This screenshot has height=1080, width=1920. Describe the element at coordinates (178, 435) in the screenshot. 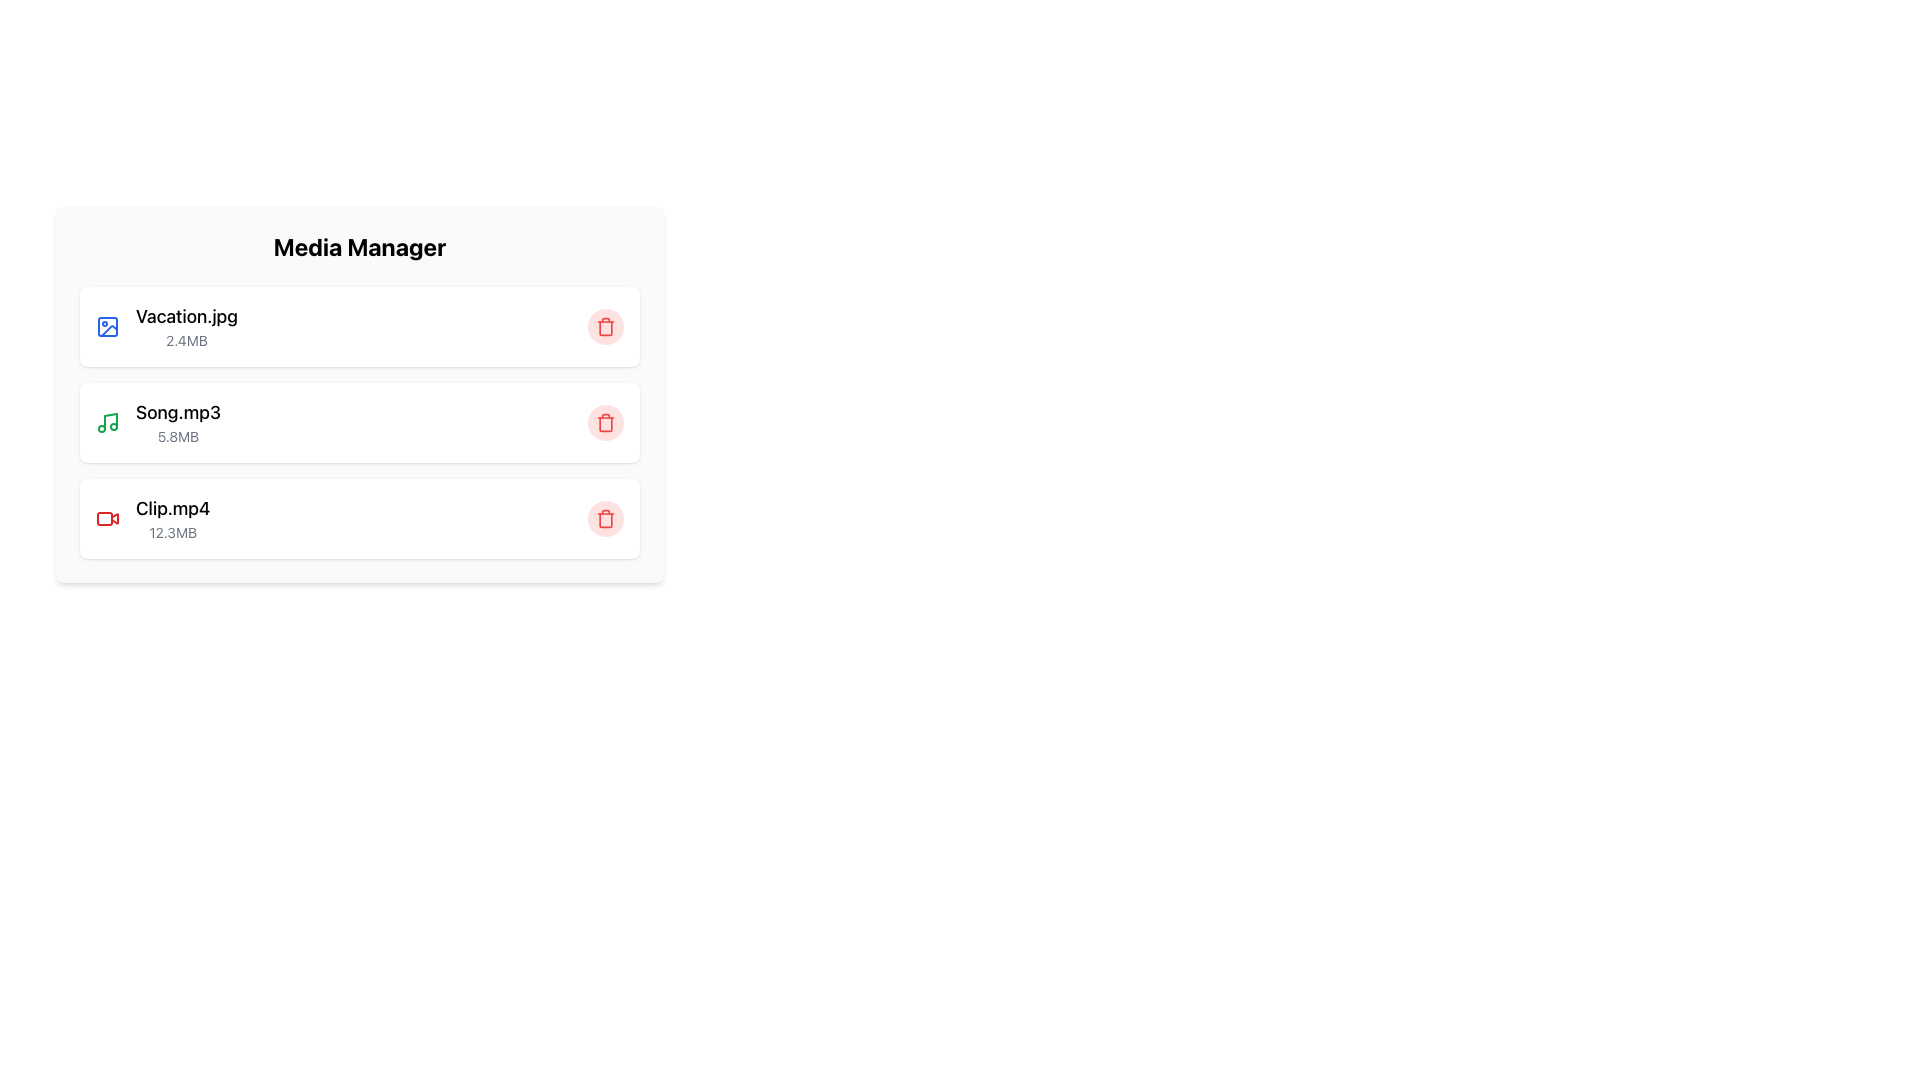

I see `the text label displaying '5.8MB', which is located below the 'Song.mp3' label in the 'Media Manager' panel` at that location.